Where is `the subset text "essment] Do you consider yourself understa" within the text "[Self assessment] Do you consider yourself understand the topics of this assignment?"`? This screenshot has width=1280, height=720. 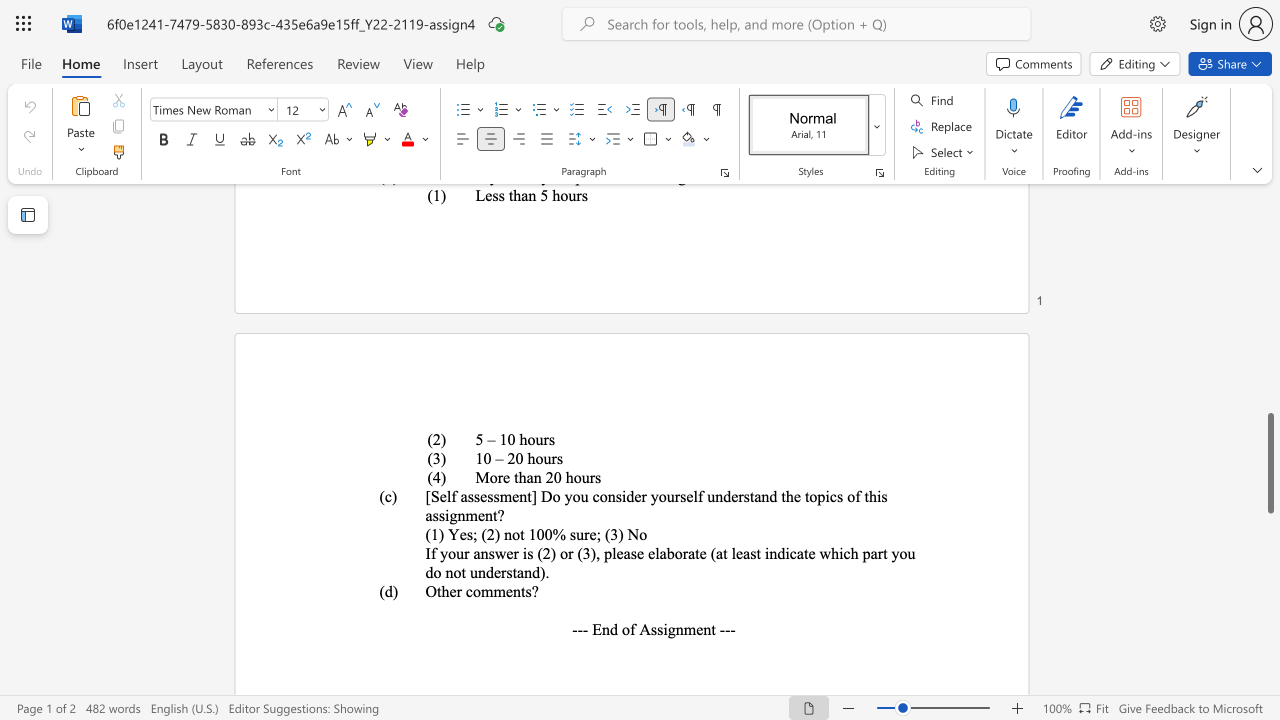 the subset text "essment] Do you consider yourself understa" within the text "[Self assessment] Do you consider yourself understand the topics of this assignment?" is located at coordinates (480, 495).